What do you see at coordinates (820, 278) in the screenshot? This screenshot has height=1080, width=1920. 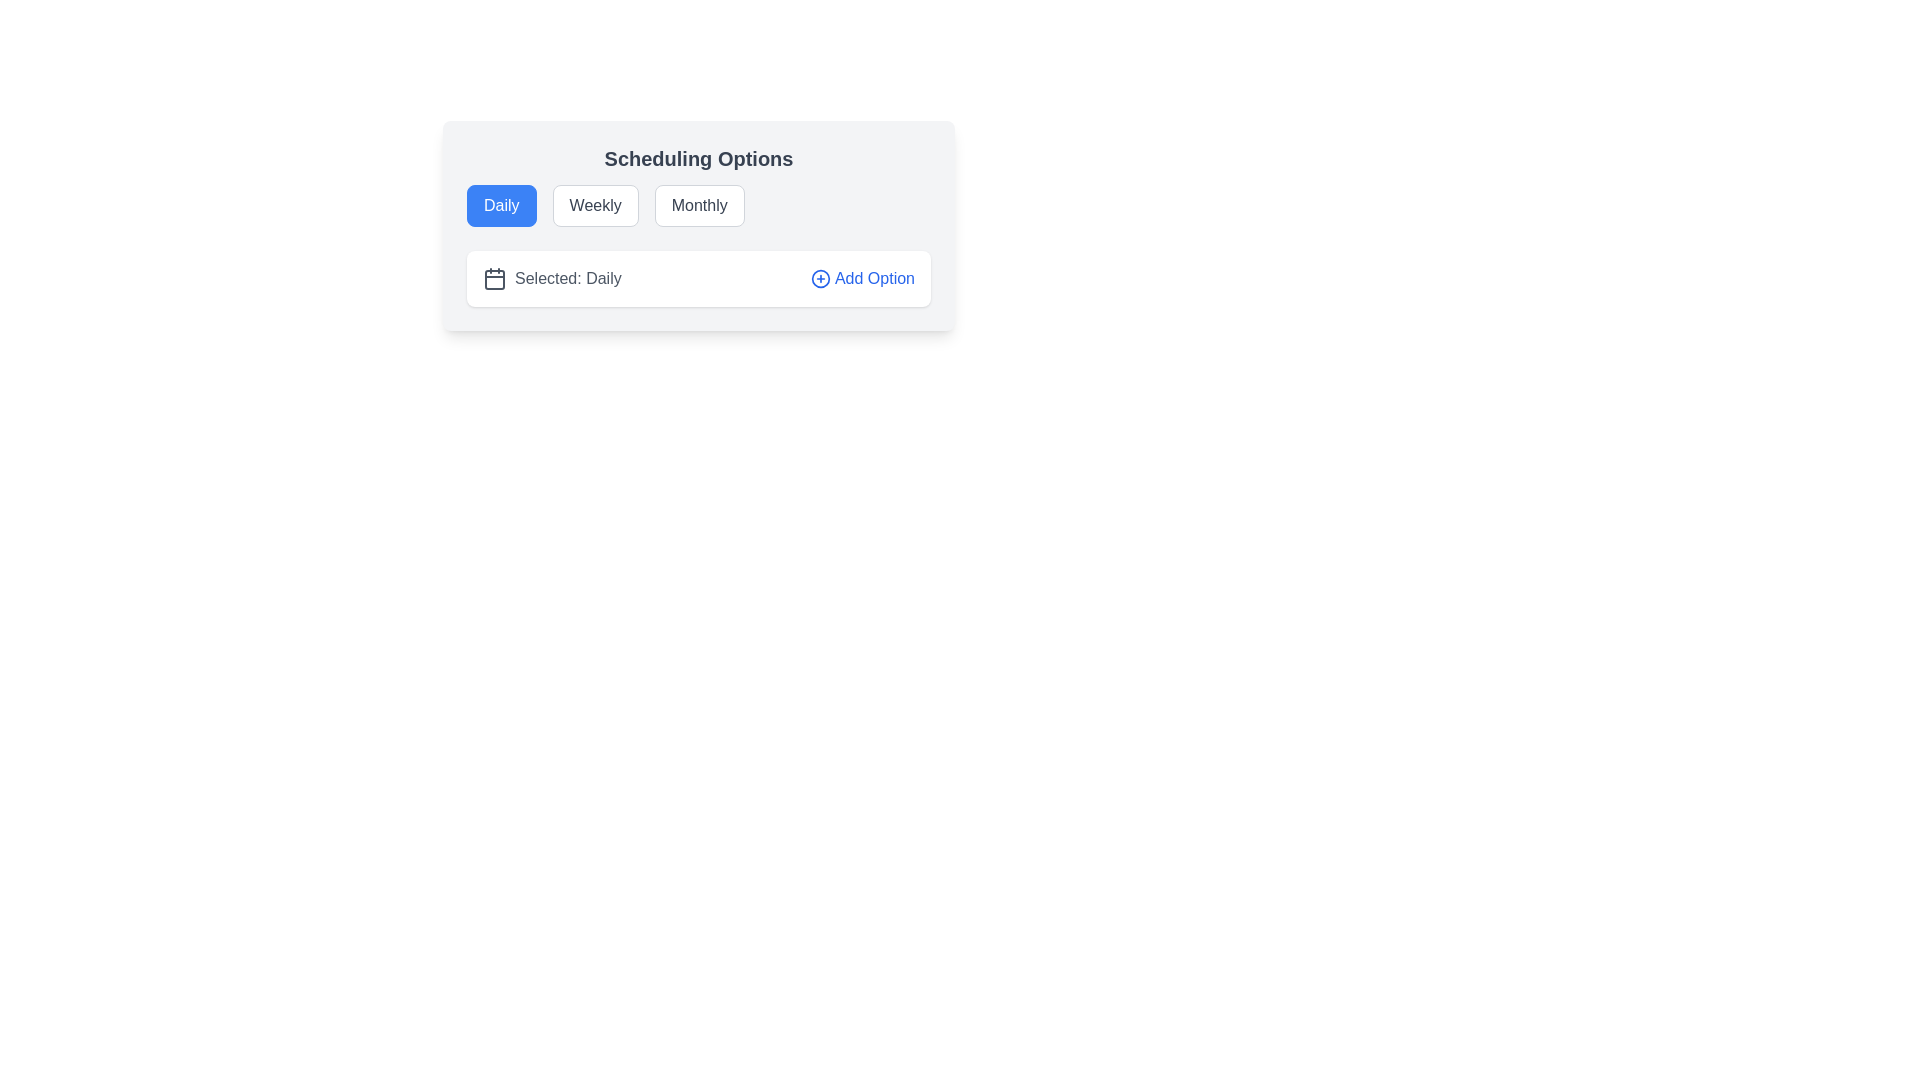 I see `the circular 'plus' icon located at the right end of the 'Add Option' text` at bounding box center [820, 278].